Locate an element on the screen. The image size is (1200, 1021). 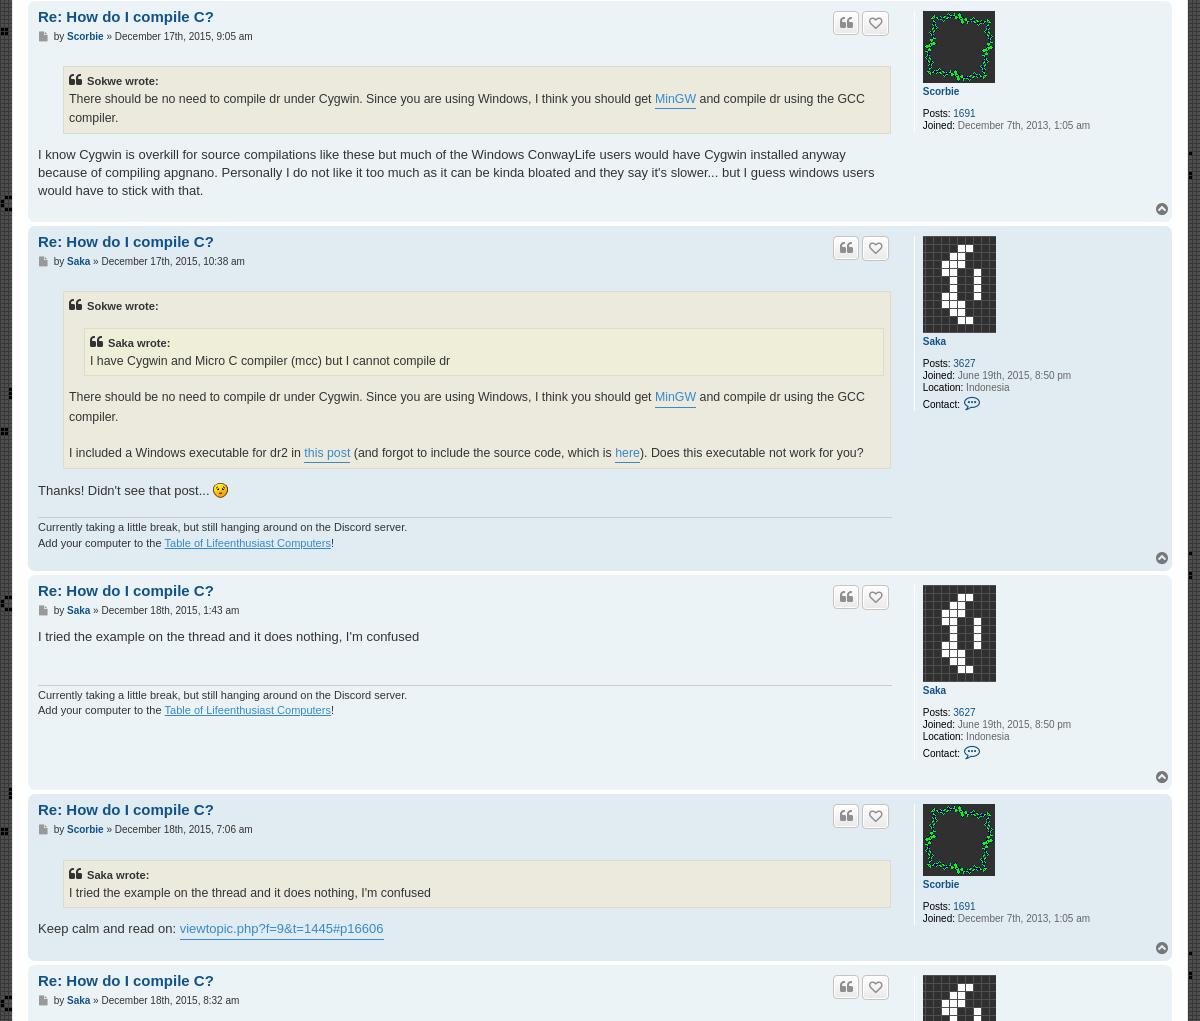
'I have Cygwin and Micro C compiler (mcc) but I cannot compile dr' is located at coordinates (269, 360).